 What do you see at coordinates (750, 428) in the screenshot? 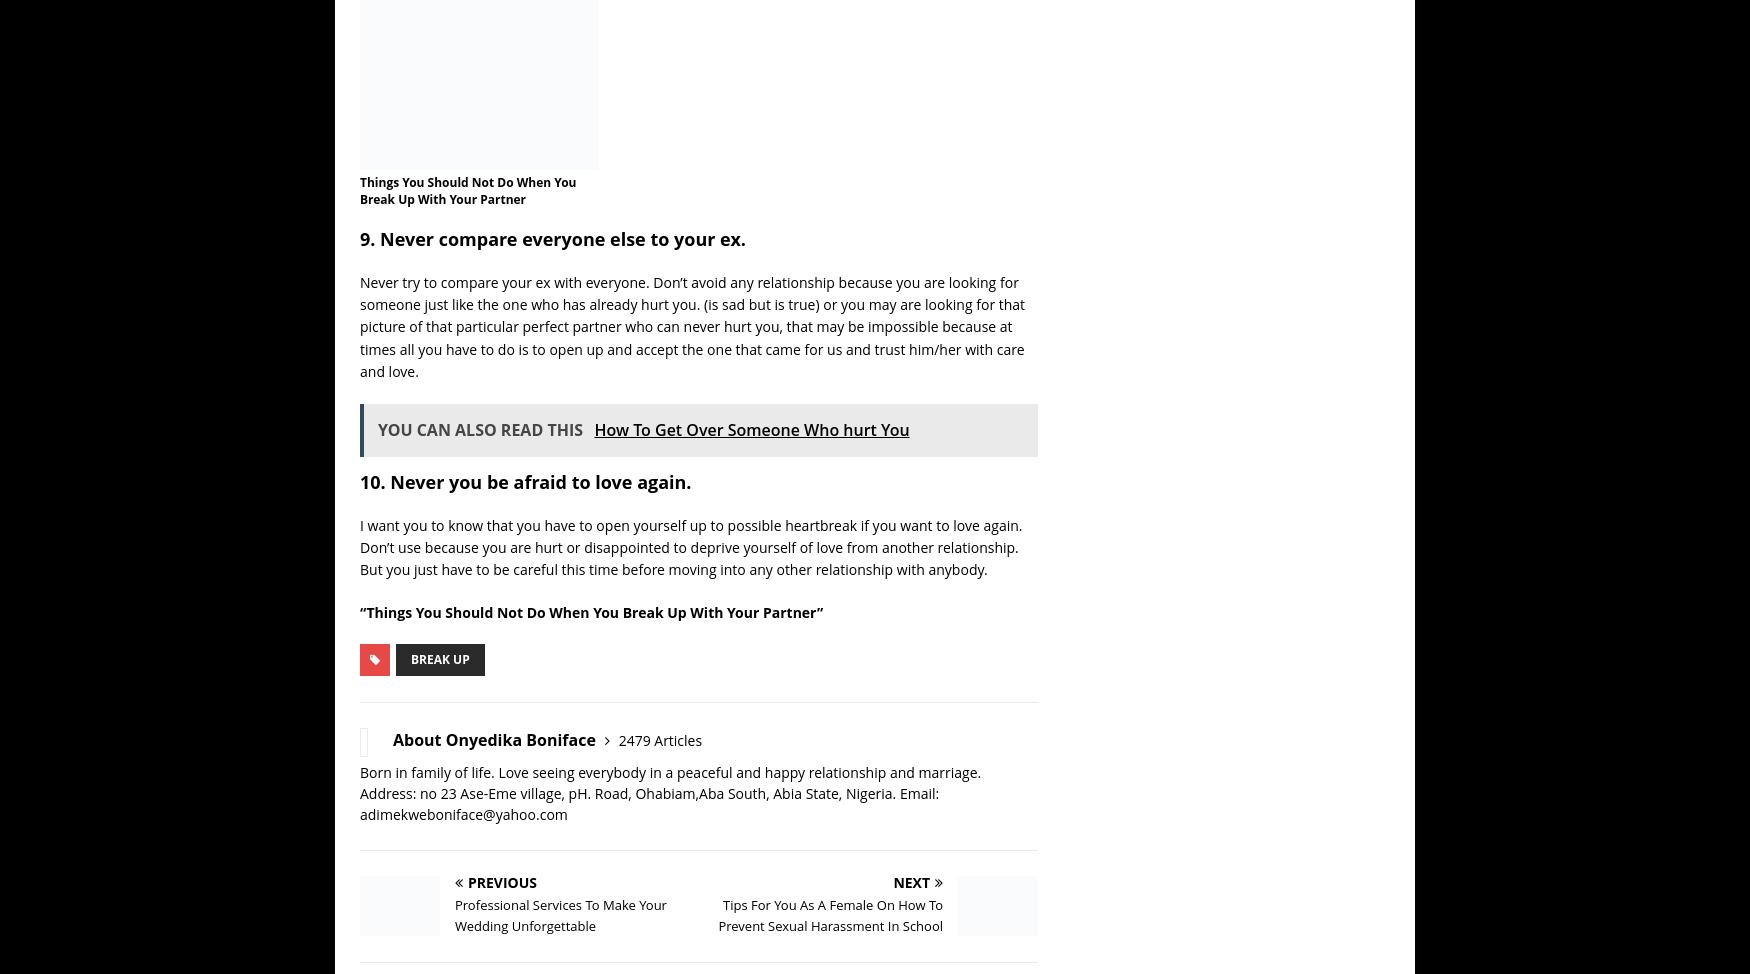
I see `'How To Get Over Someone Who hurt You'` at bounding box center [750, 428].